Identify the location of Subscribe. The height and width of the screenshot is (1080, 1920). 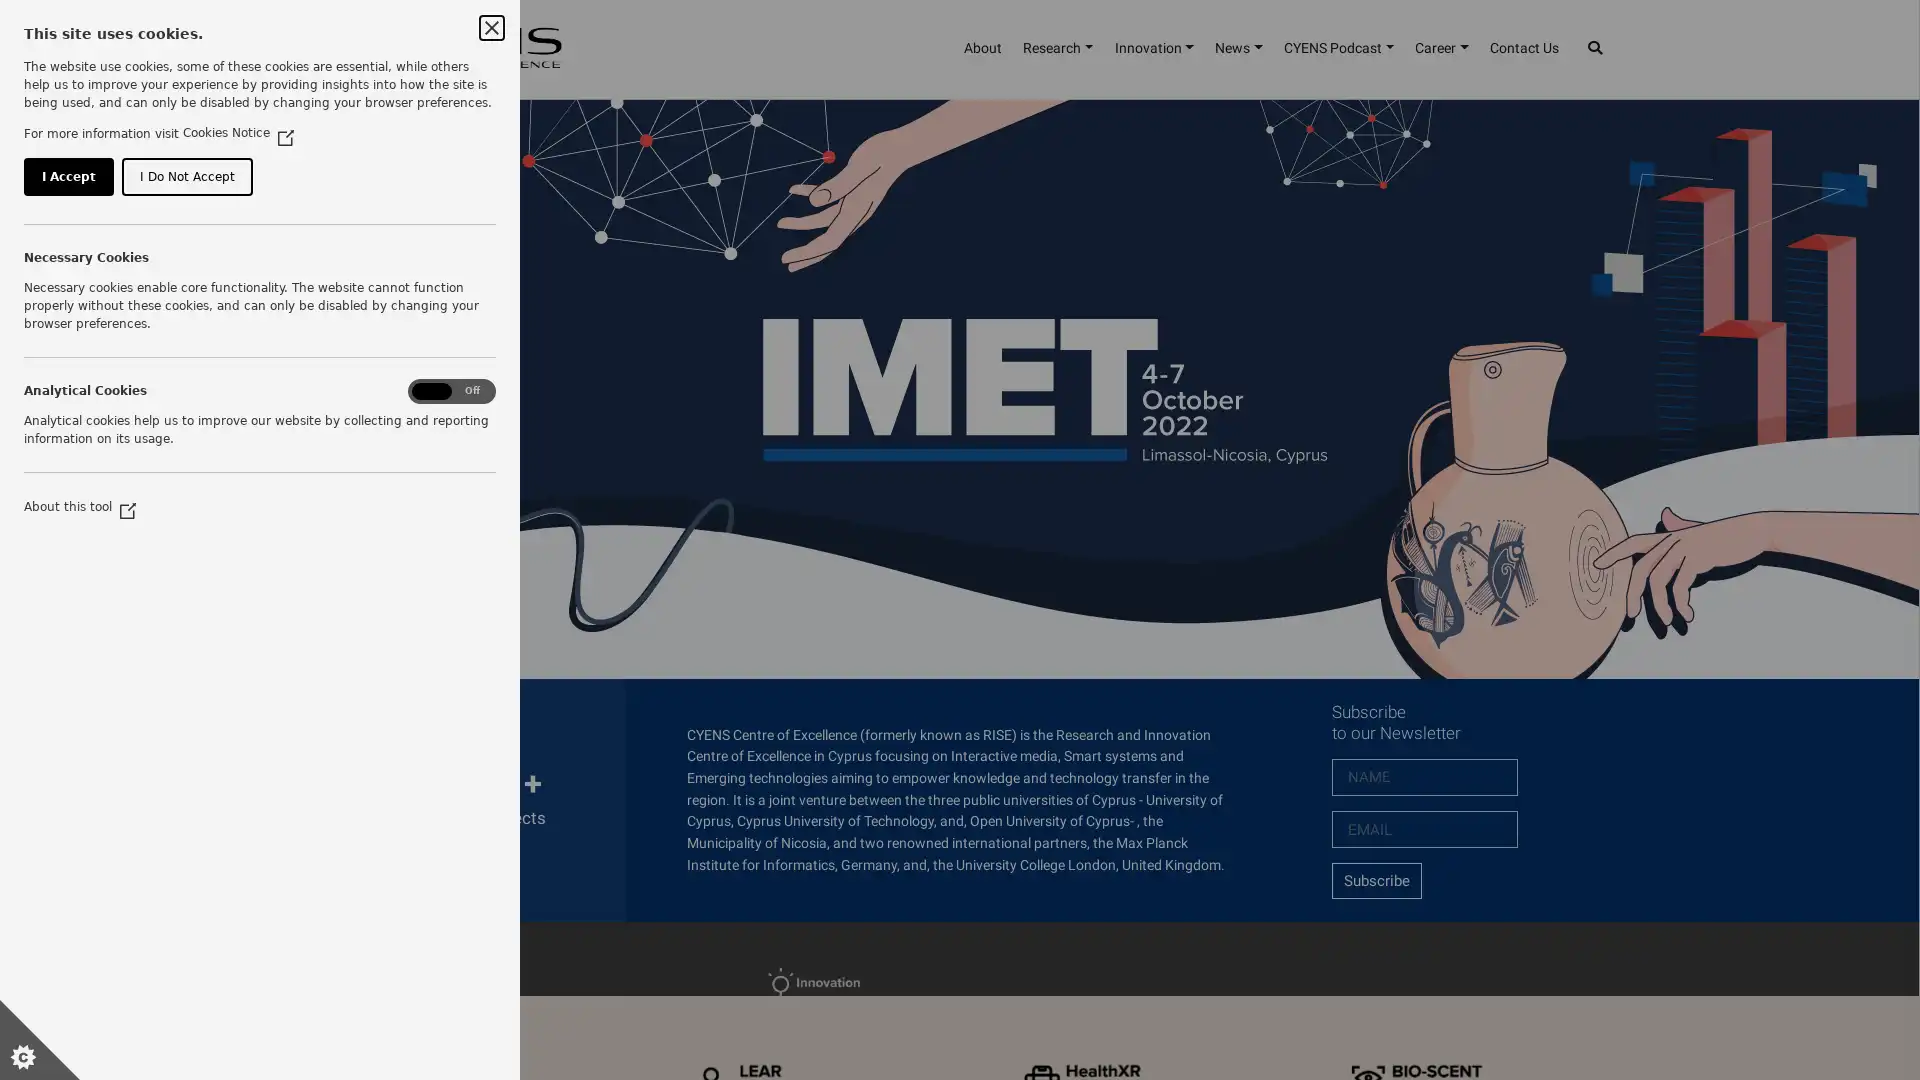
(1375, 879).